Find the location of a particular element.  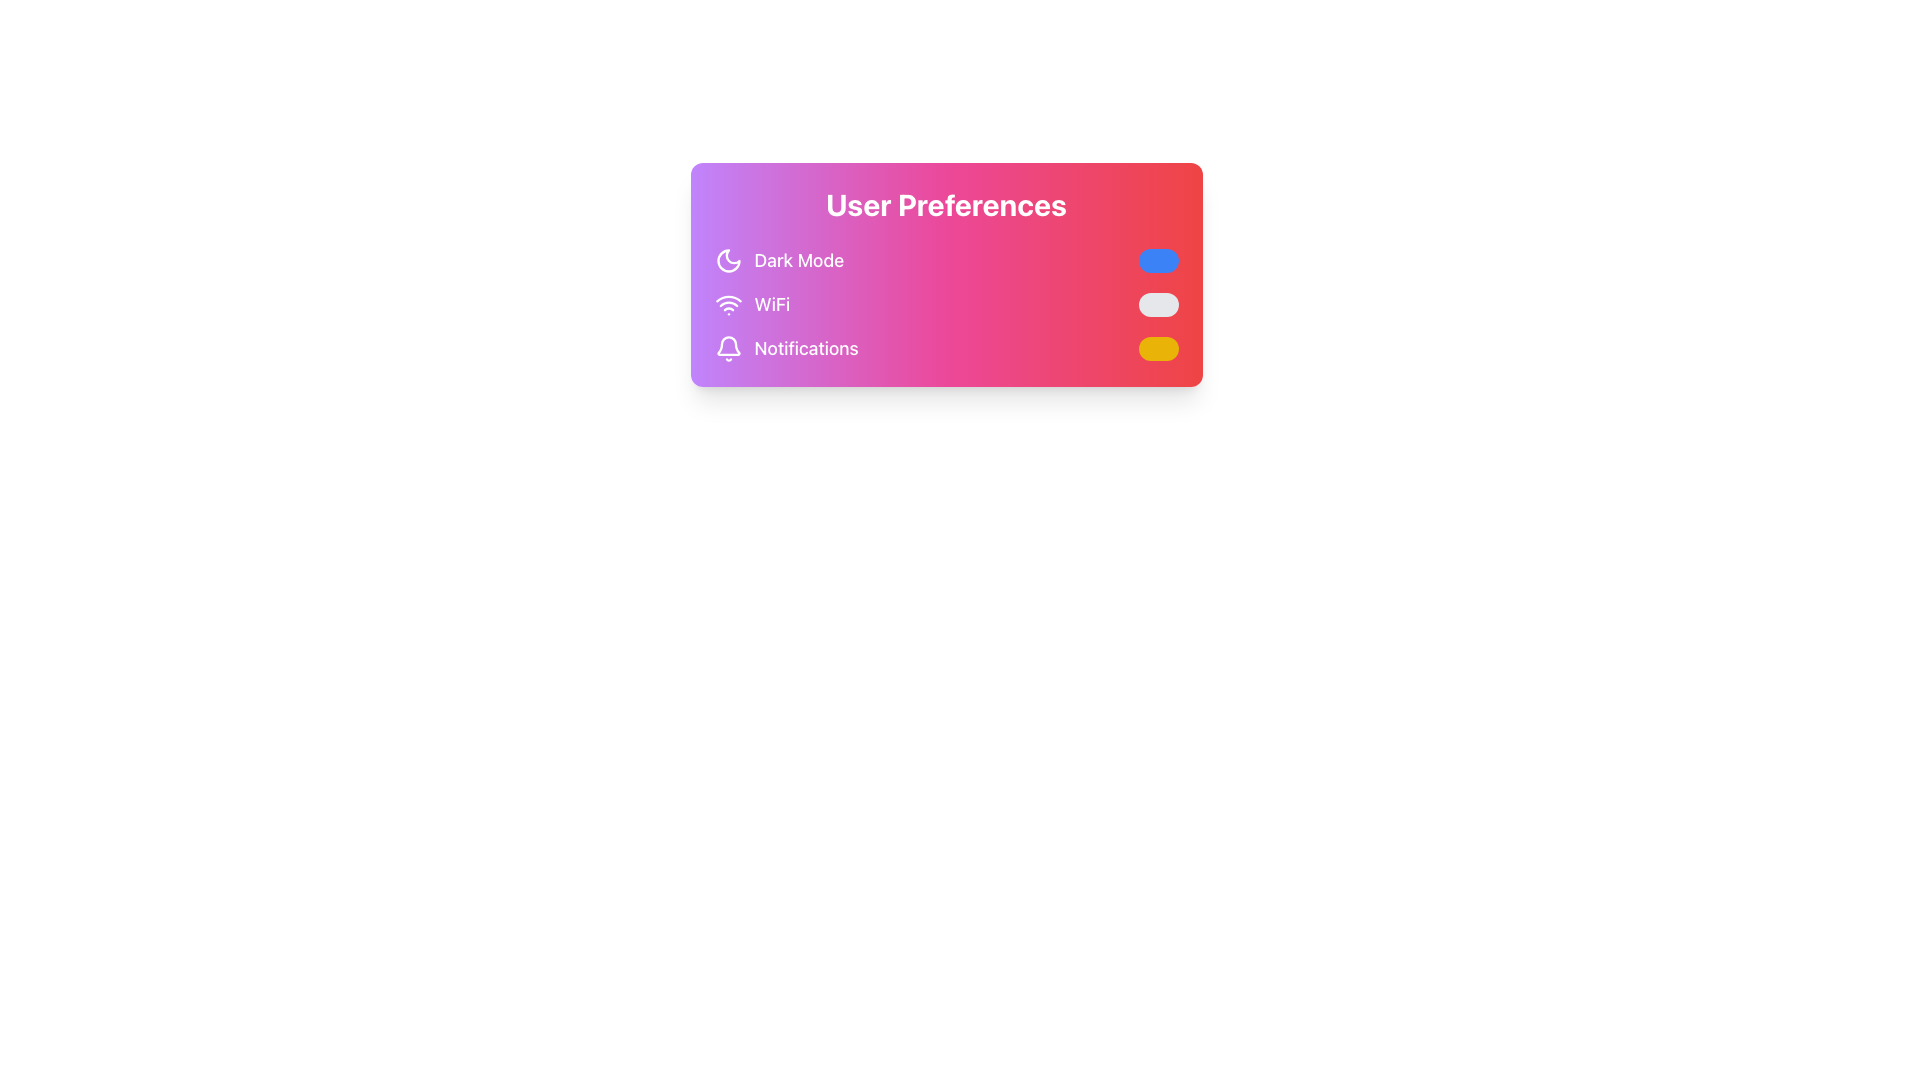

the 'Notifications' text label which is a medium-sized, bold, white text on a gradient background within the 'User Preferences' card, positioned to the right of the bell icon is located at coordinates (806, 347).